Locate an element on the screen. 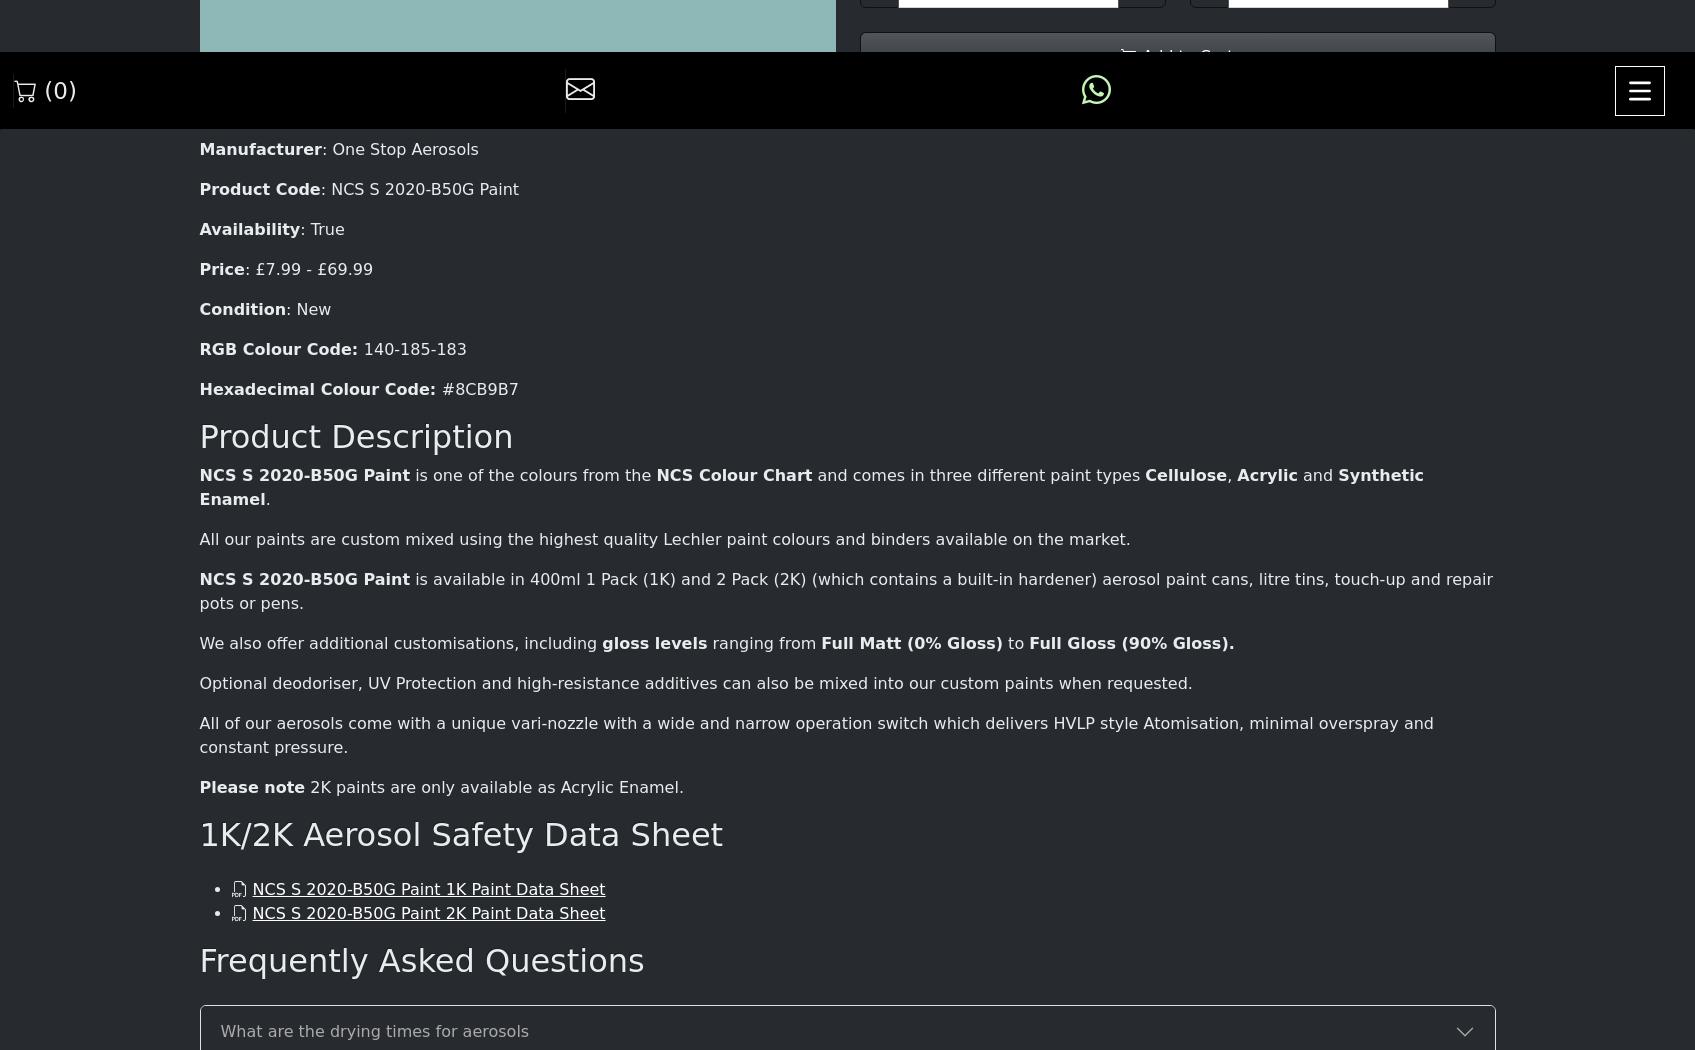 Image resolution: width=1695 pixels, height=1050 pixels. 'Terms & Conditions' is located at coordinates (893, 922).